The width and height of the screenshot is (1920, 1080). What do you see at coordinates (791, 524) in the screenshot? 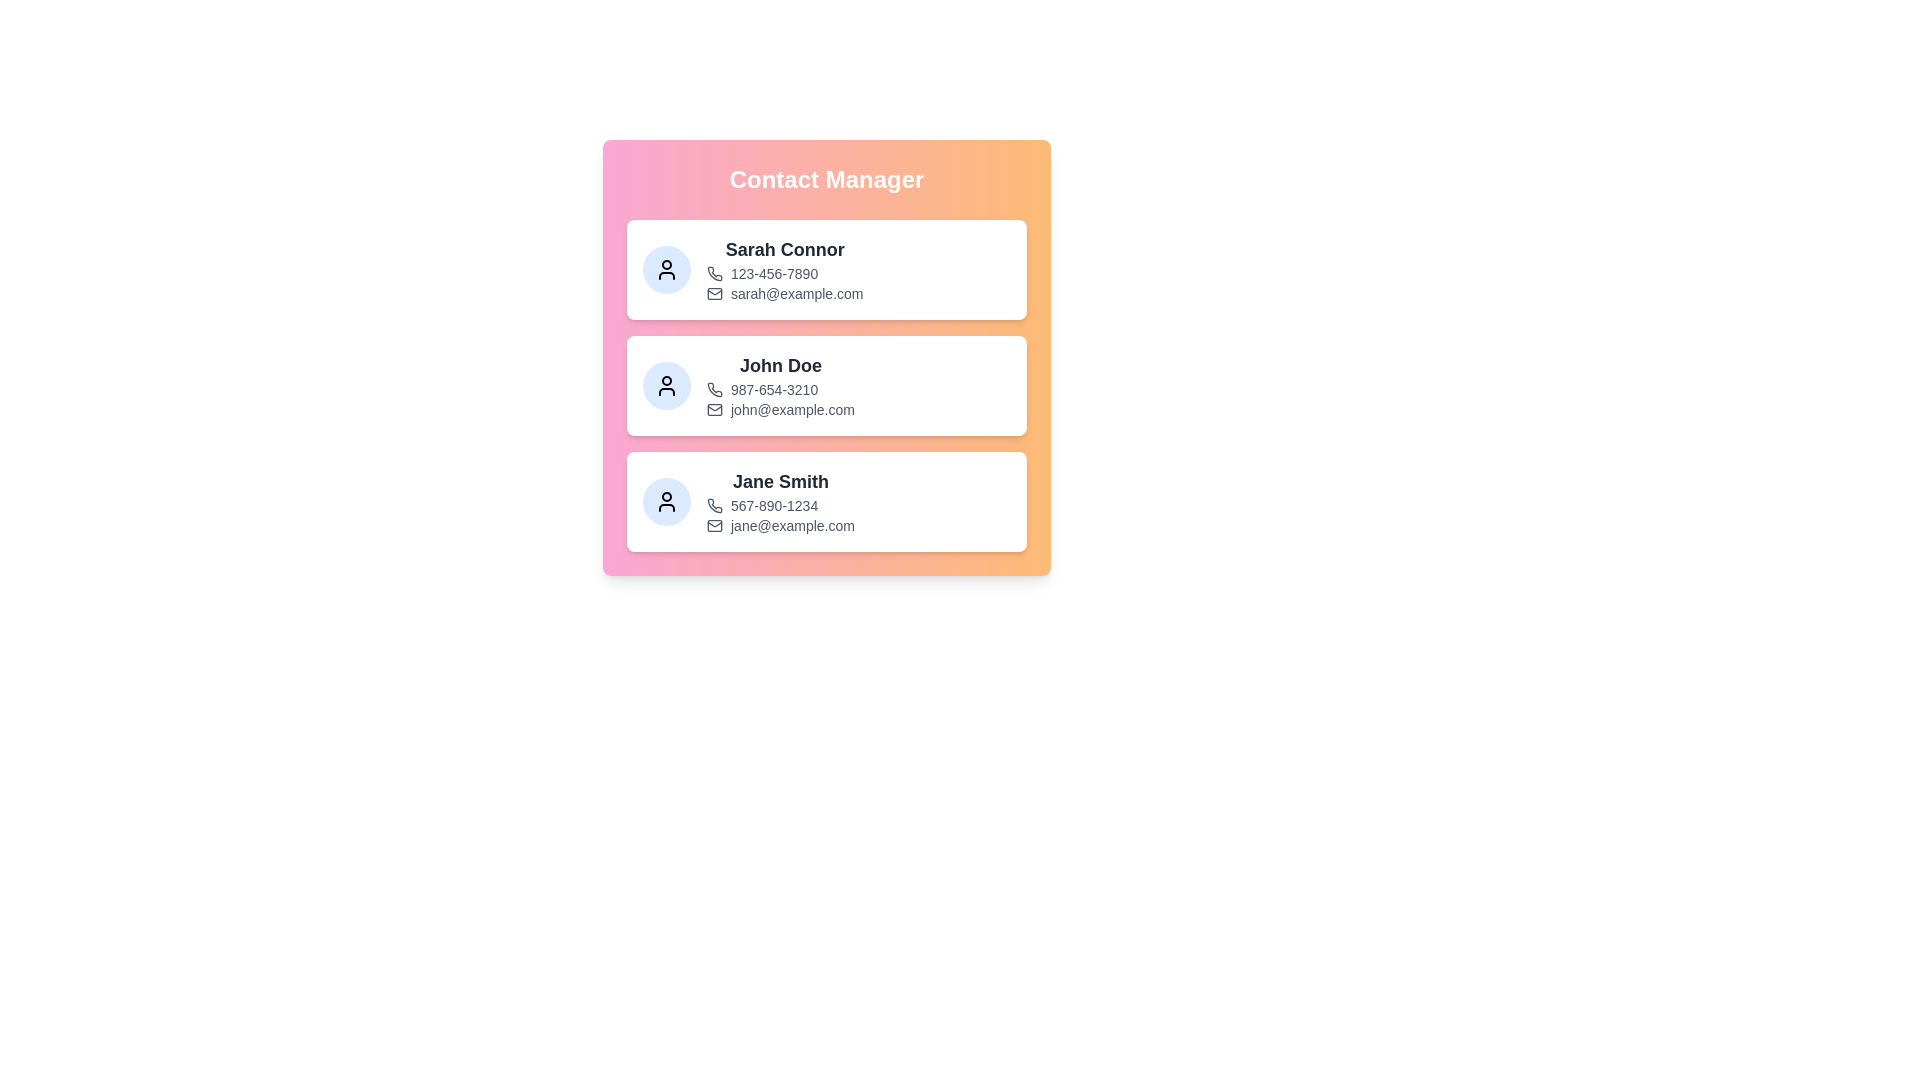
I see `the email address of Jane Smith` at bounding box center [791, 524].